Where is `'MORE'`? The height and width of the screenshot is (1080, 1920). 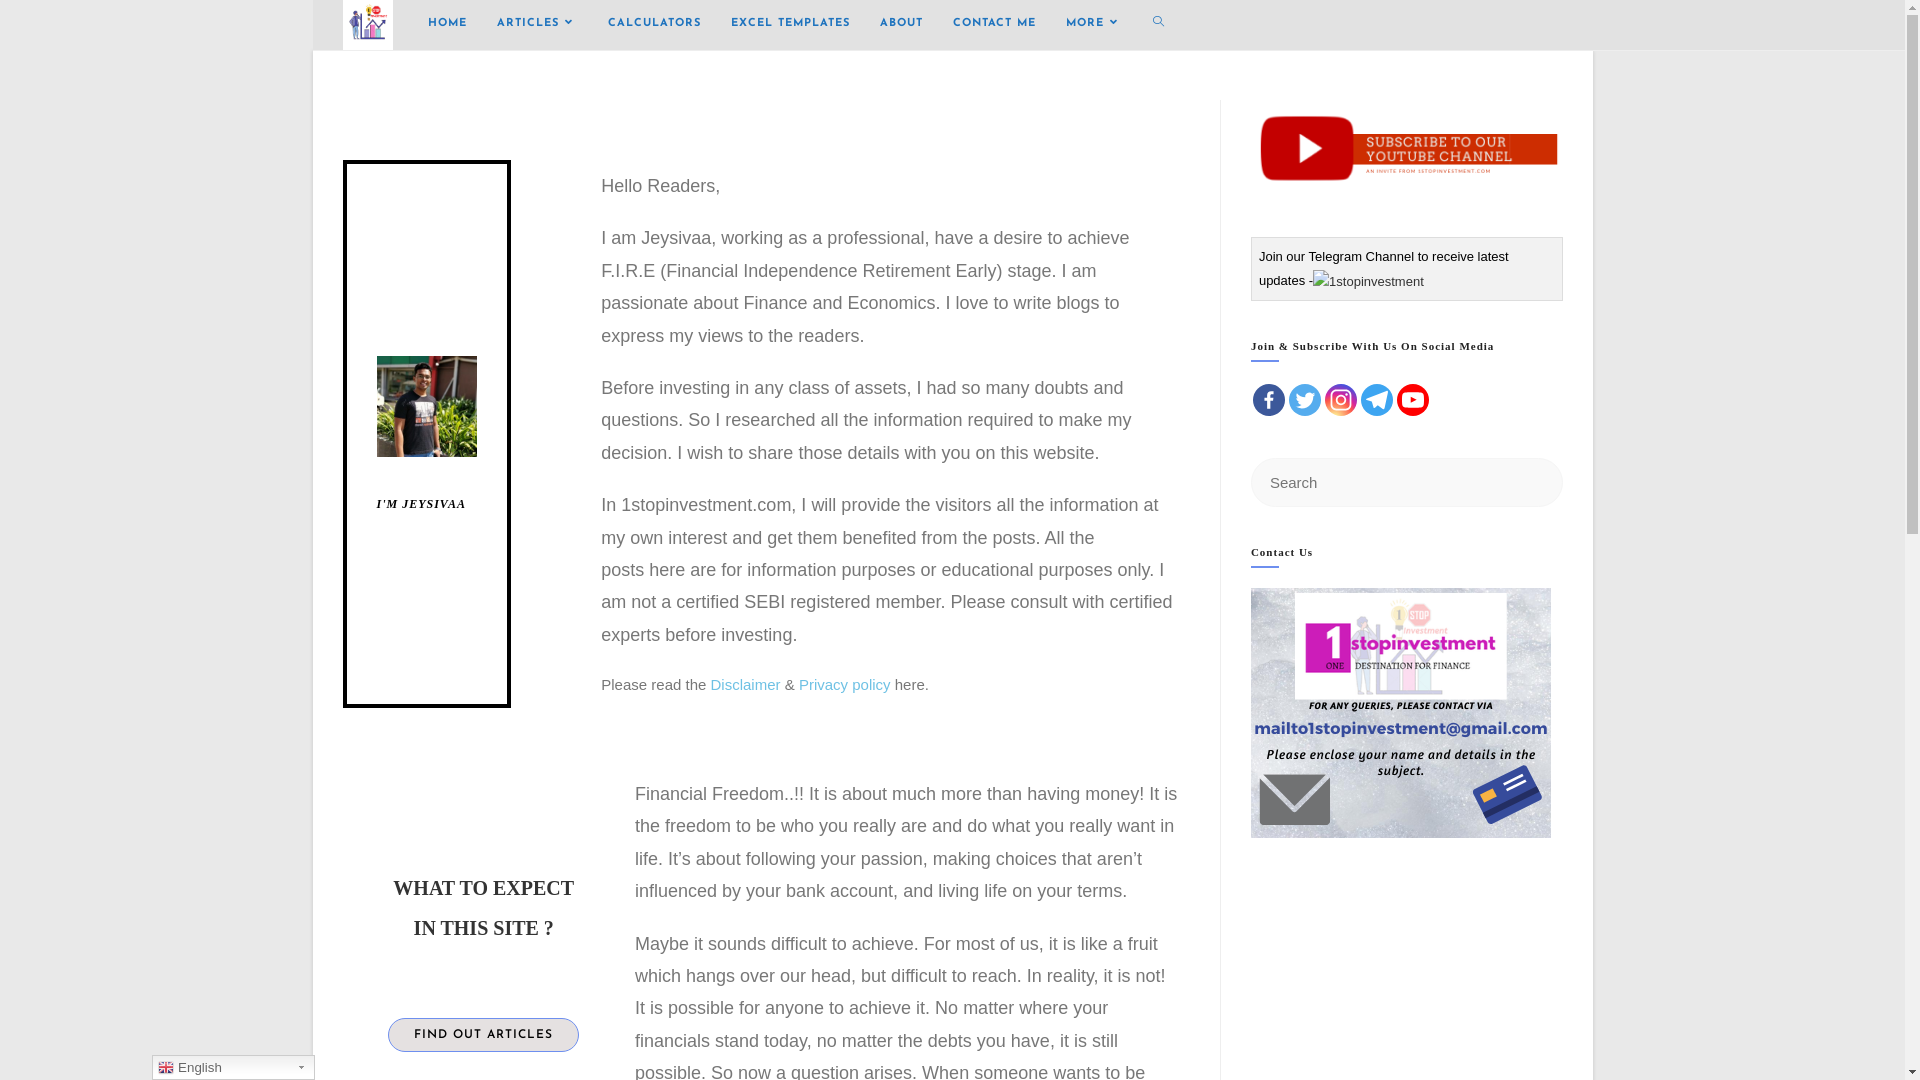 'MORE' is located at coordinates (1092, 23).